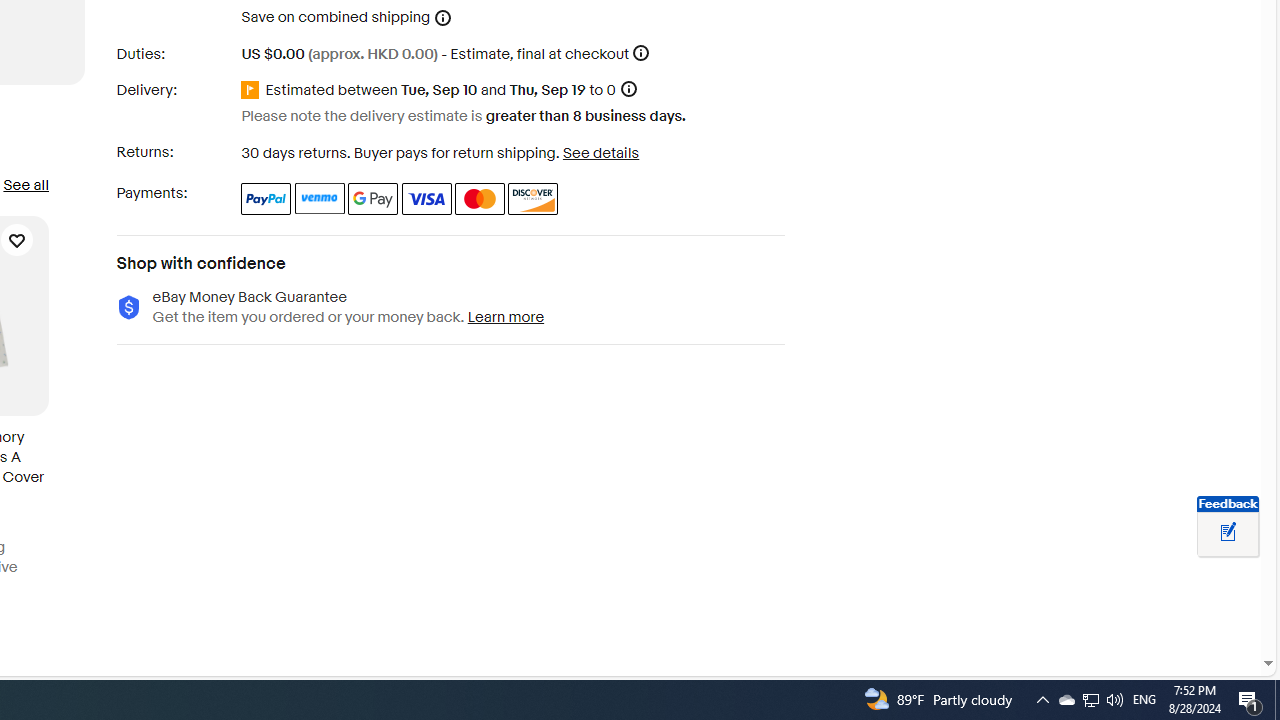  I want to click on 'Information - Estimated delivery date - opens a layer', so click(627, 88).